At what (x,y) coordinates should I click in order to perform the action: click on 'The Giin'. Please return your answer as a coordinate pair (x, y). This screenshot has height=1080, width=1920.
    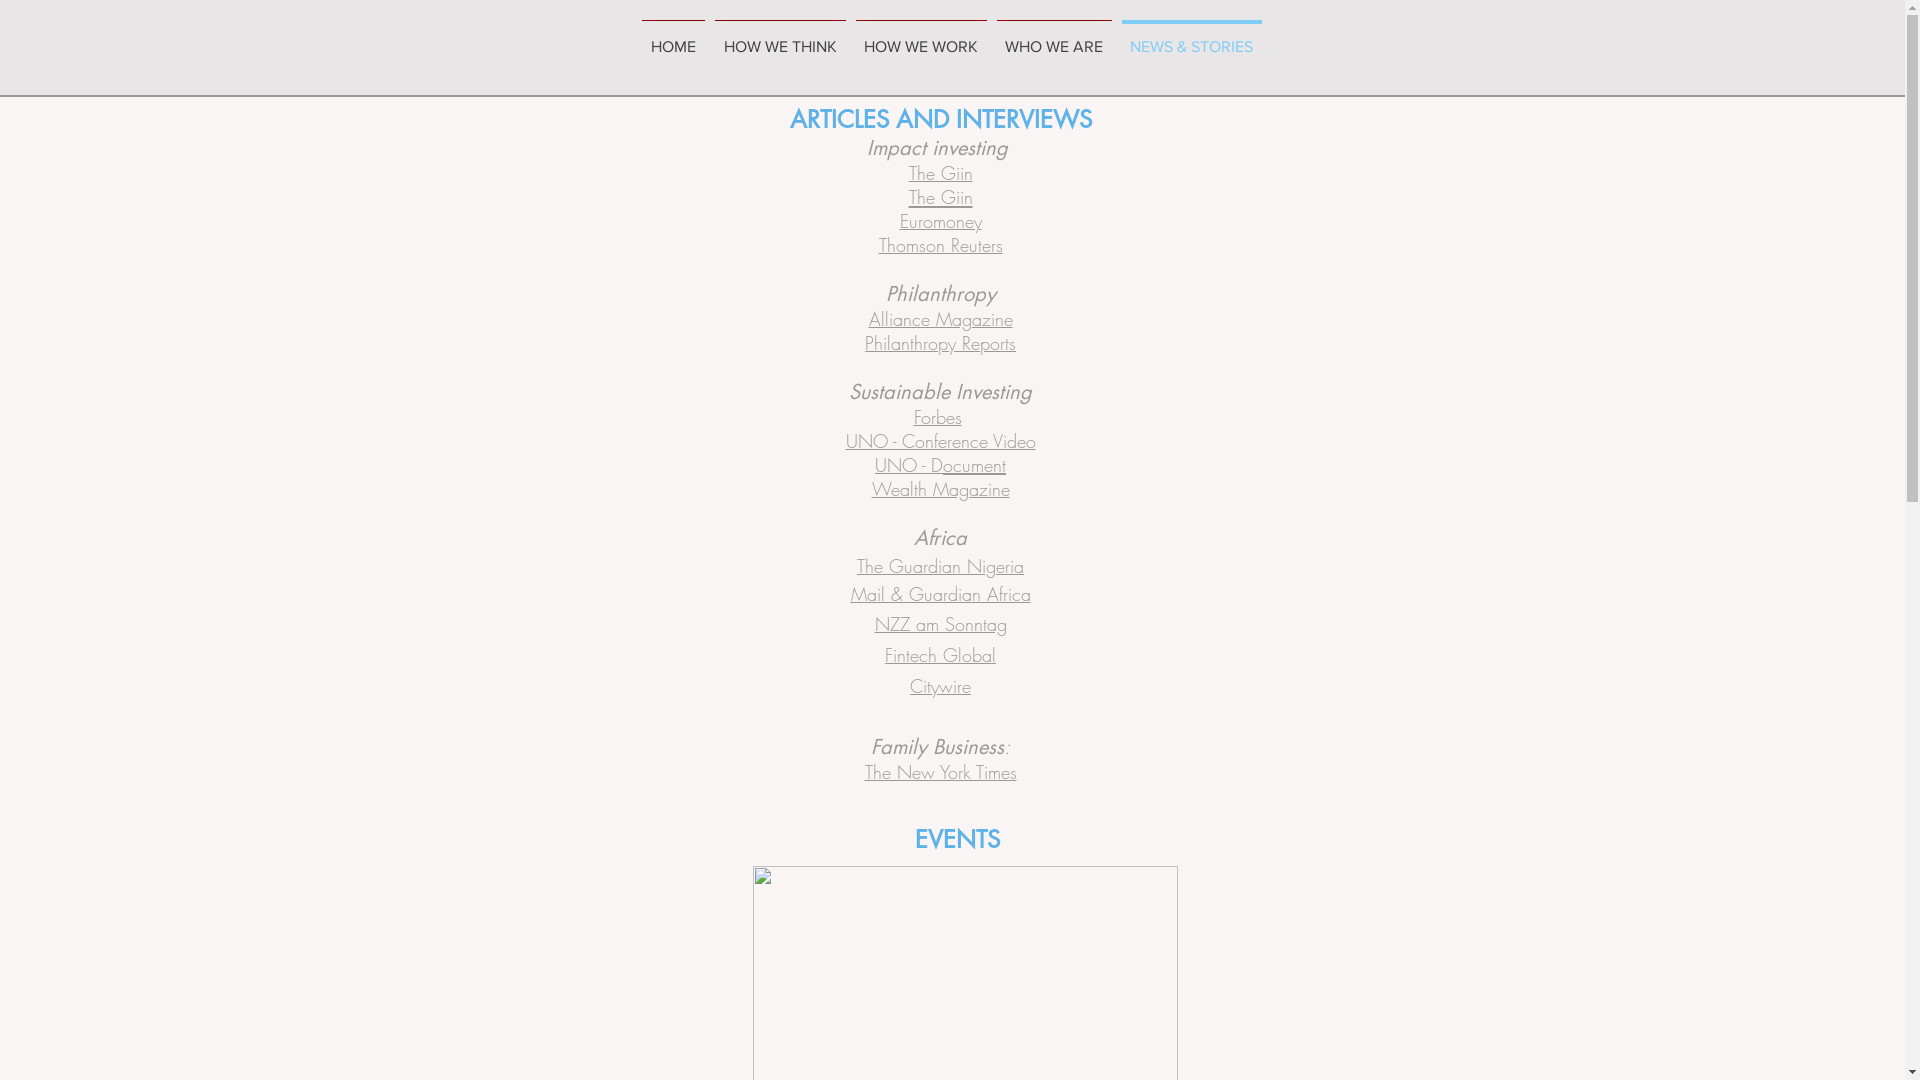
    Looking at the image, I should click on (939, 171).